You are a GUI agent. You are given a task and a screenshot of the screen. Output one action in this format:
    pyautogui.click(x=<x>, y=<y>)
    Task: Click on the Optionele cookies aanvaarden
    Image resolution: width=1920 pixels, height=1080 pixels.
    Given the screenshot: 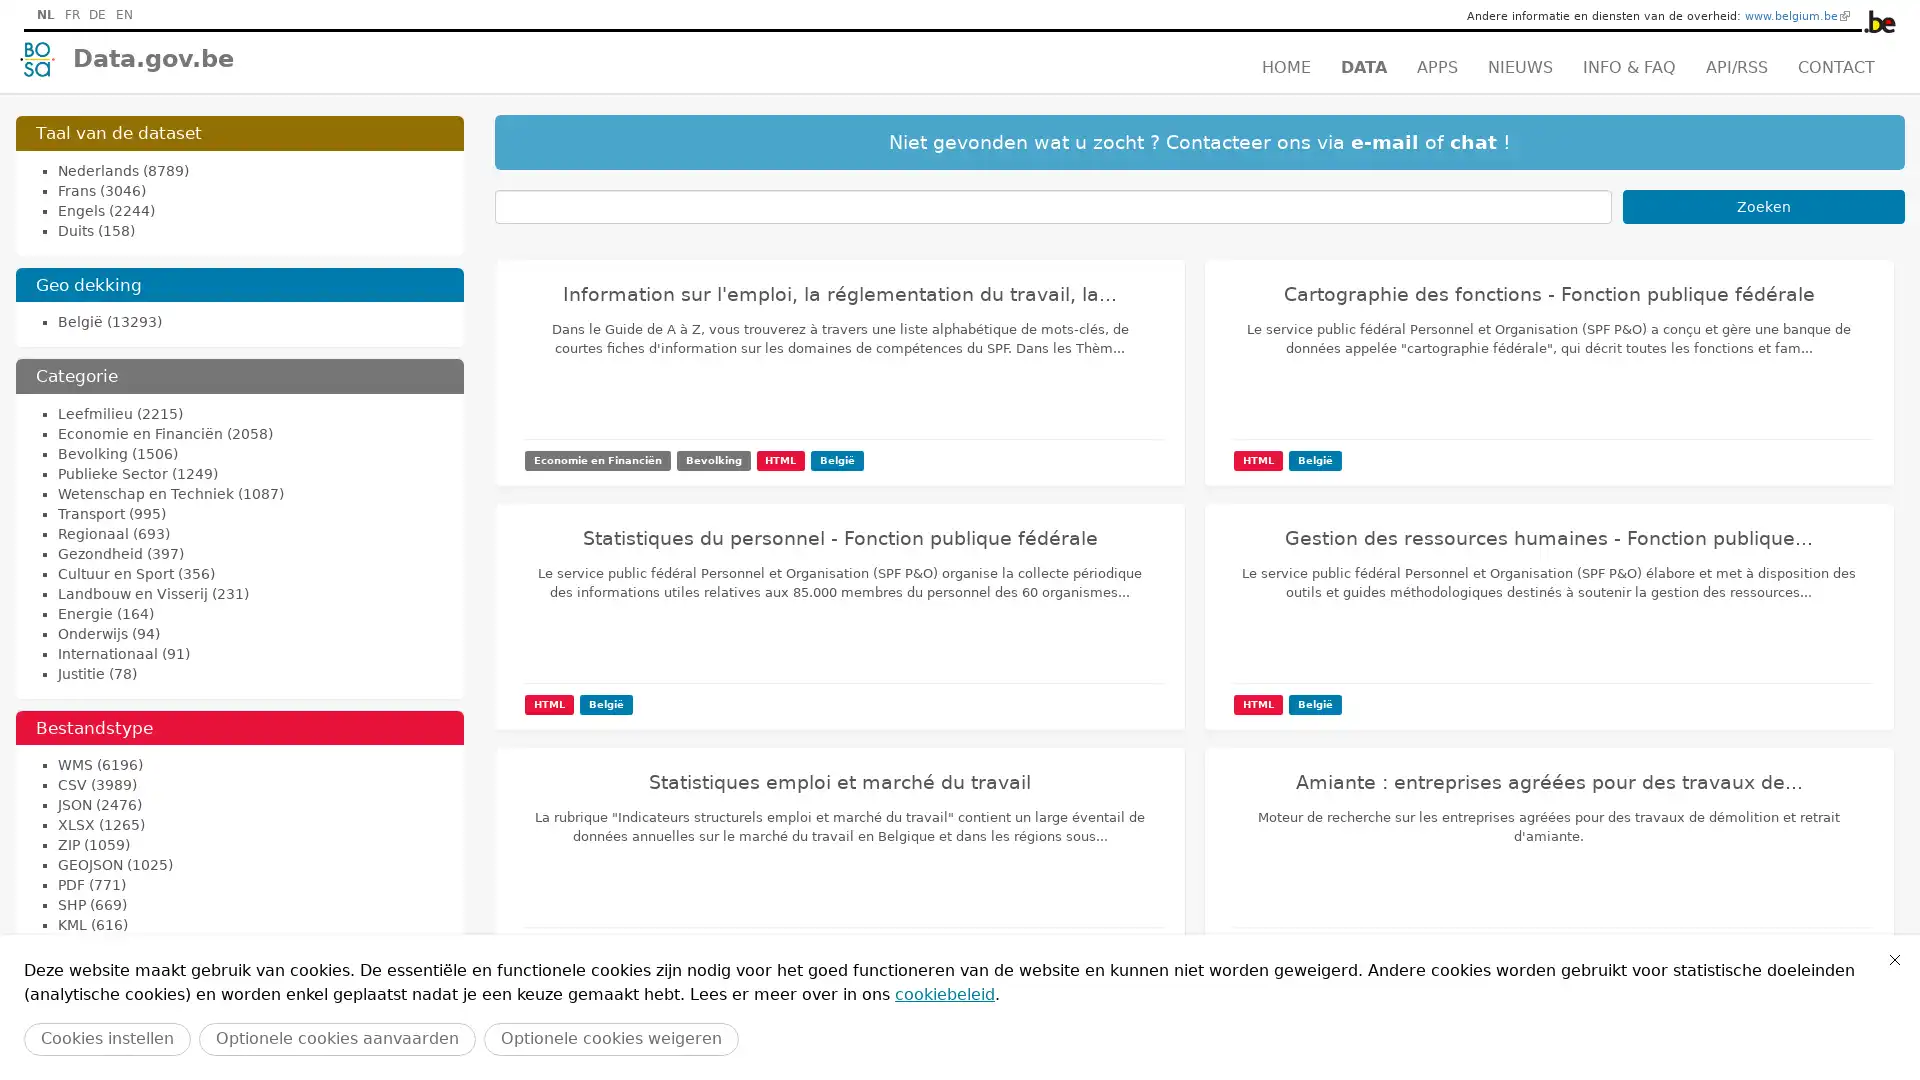 What is the action you would take?
    pyautogui.click(x=337, y=1038)
    